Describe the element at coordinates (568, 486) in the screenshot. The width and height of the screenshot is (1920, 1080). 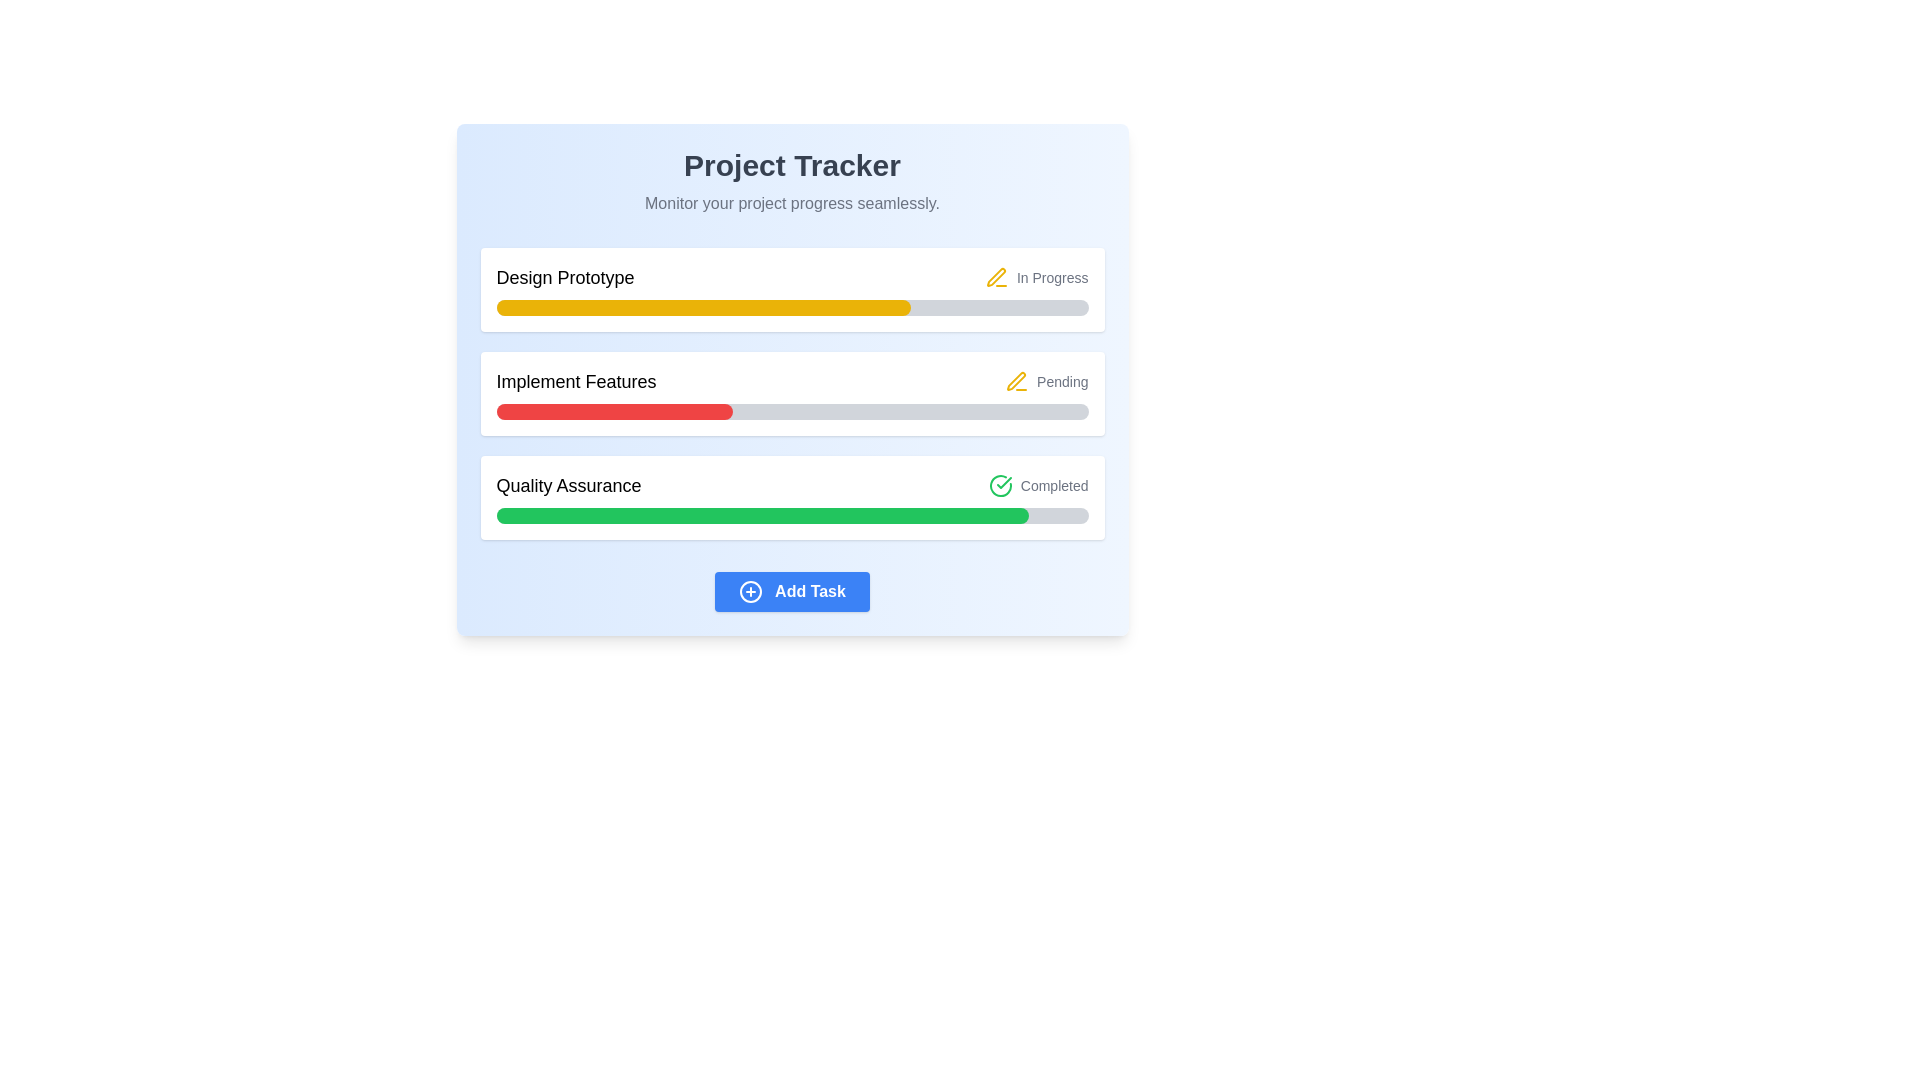
I see `the 'Quality Assurance' text label, which is the leftmost component in the progress tracker interface indicating the task stage` at that location.